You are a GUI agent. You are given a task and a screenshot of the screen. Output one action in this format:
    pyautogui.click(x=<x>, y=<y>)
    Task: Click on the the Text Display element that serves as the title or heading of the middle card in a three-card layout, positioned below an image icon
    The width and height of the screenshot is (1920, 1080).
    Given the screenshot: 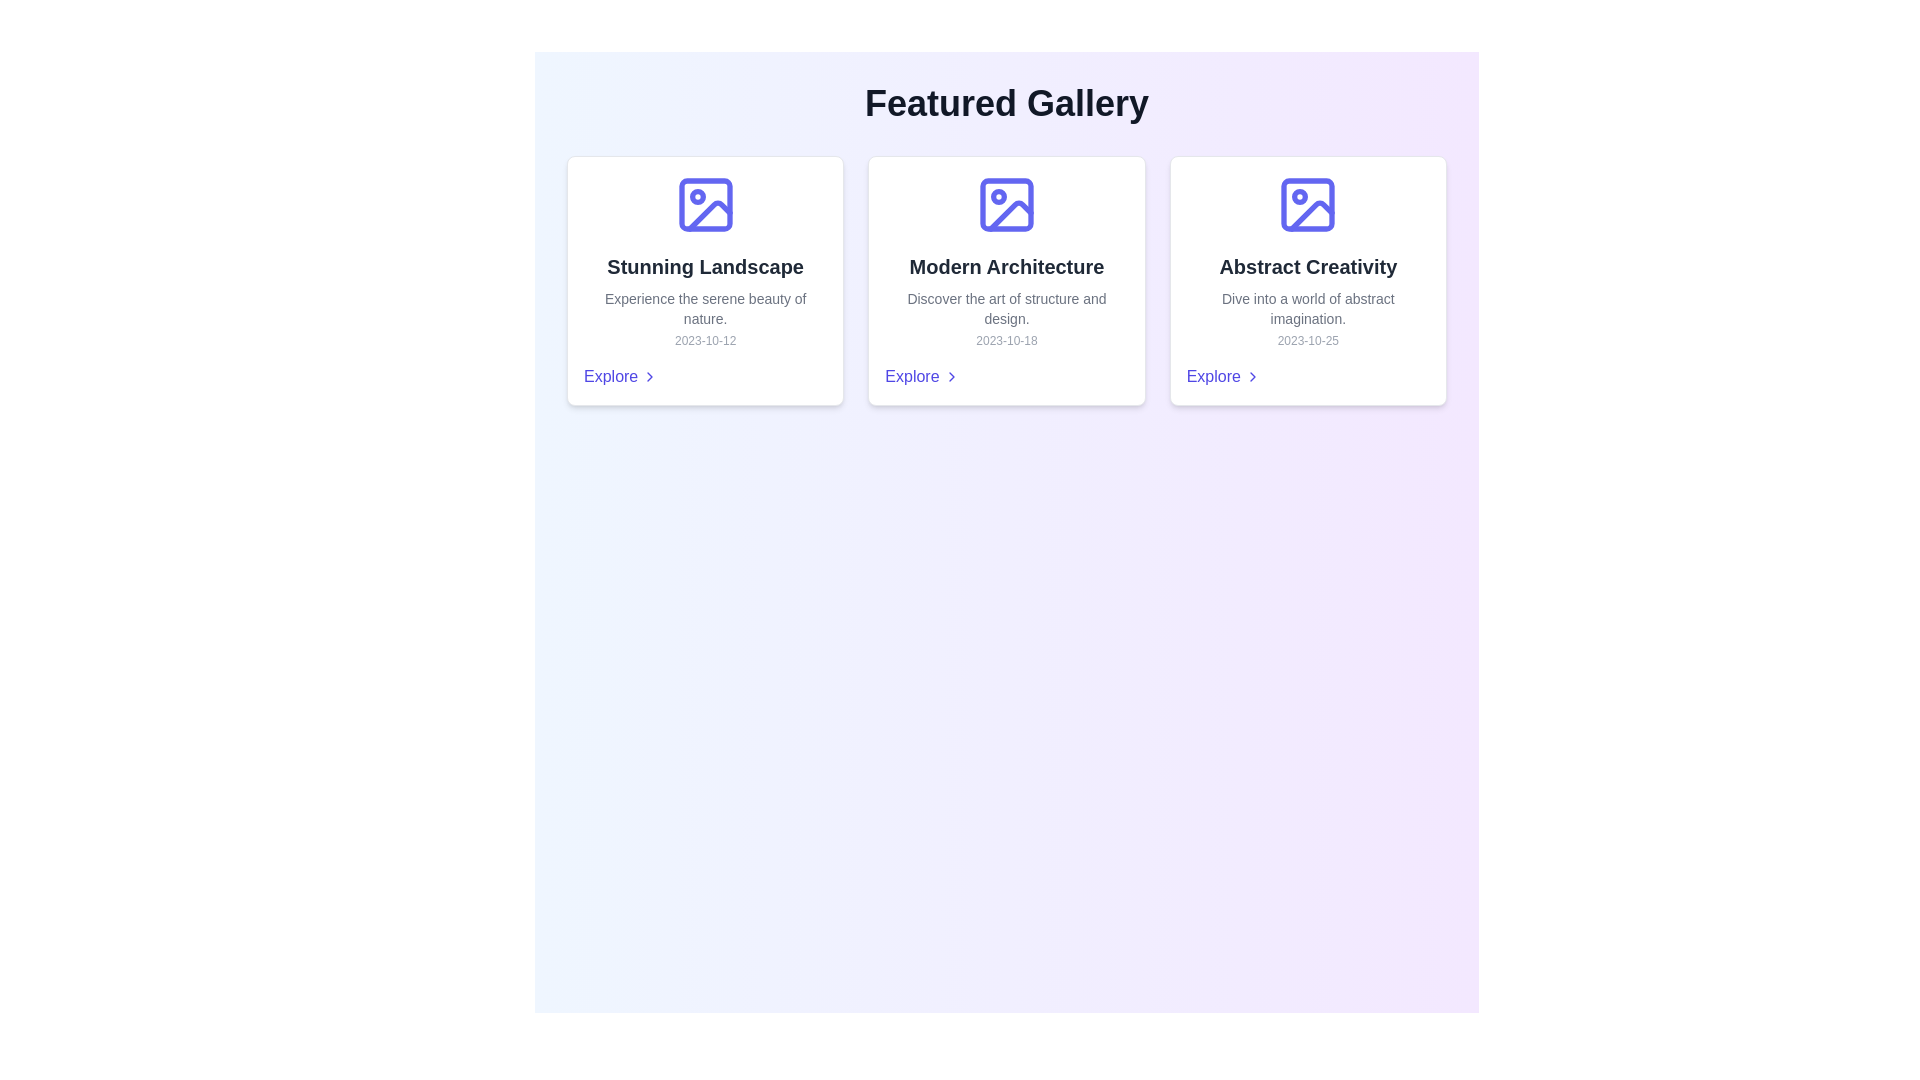 What is the action you would take?
    pyautogui.click(x=1007, y=265)
    